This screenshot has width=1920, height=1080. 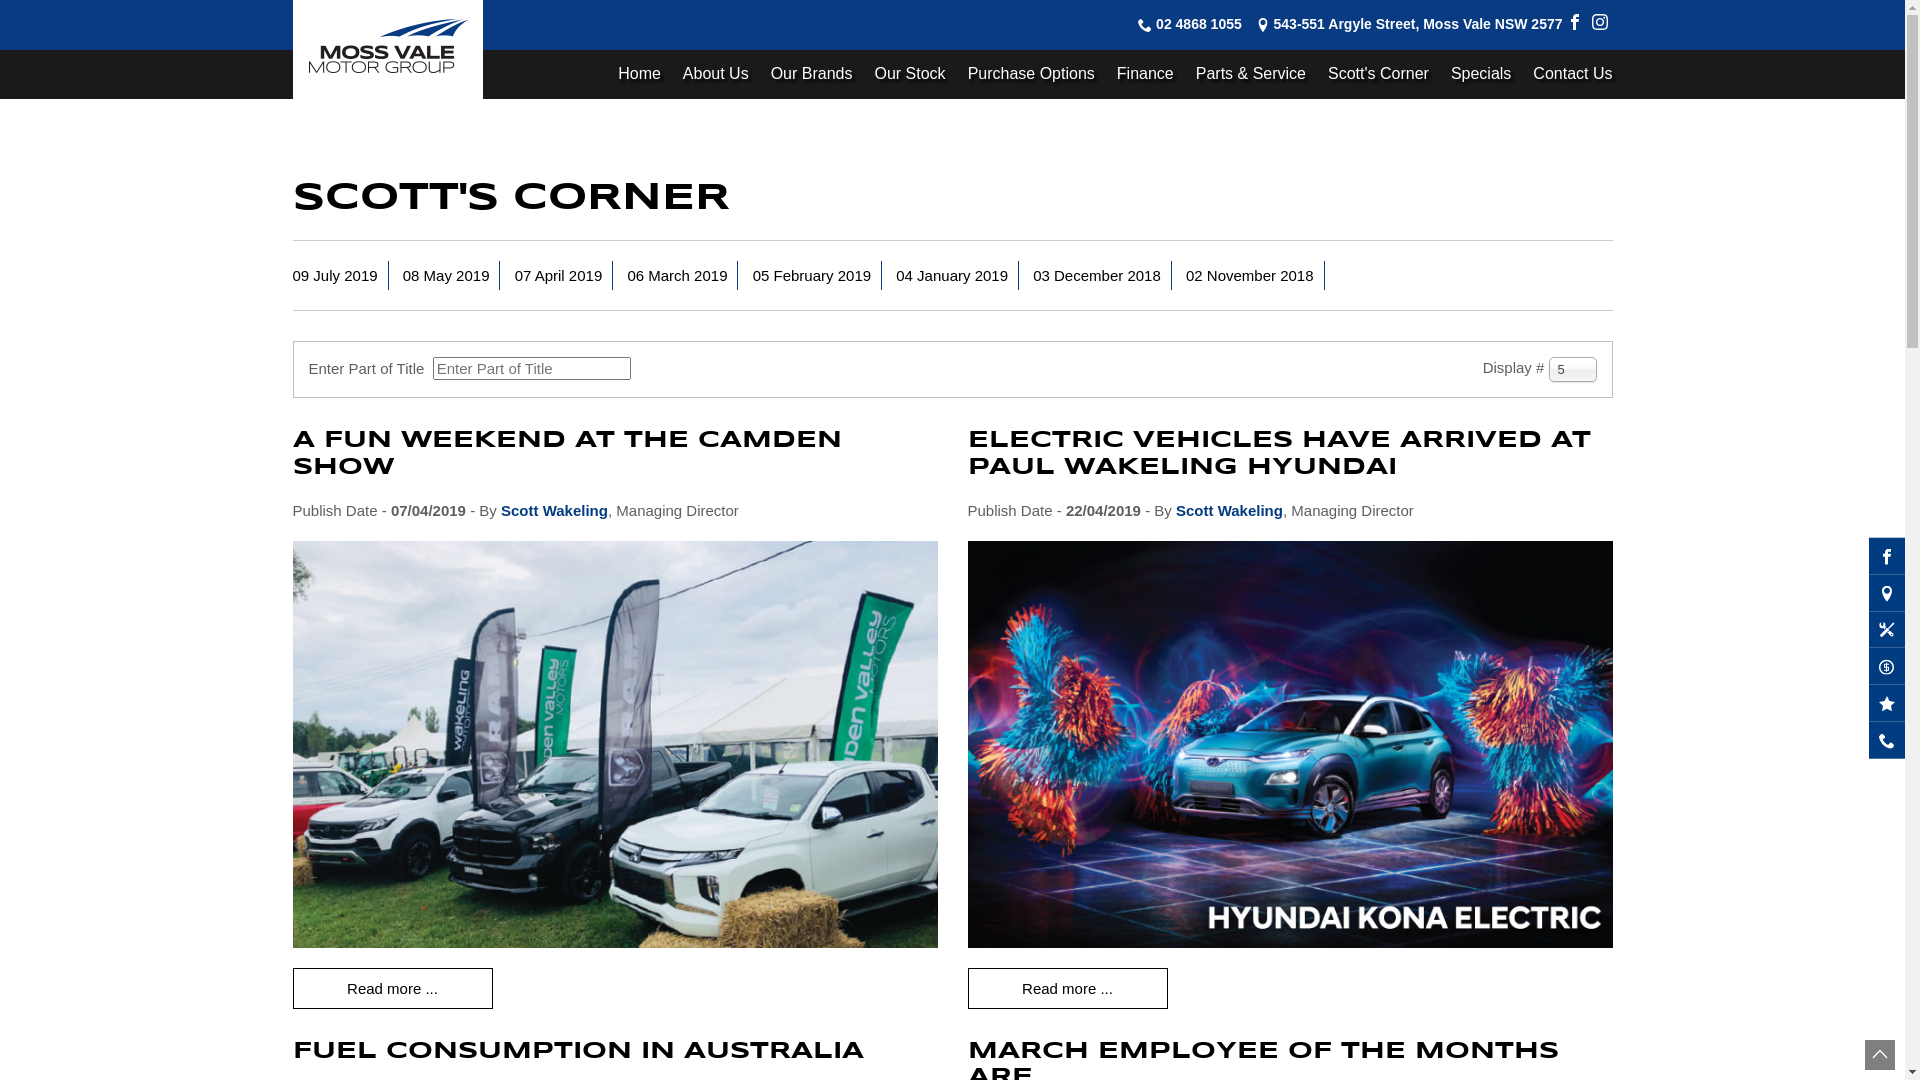 What do you see at coordinates (532, 368) in the screenshot?
I see `'Enter all or part of the title to search for.'` at bounding box center [532, 368].